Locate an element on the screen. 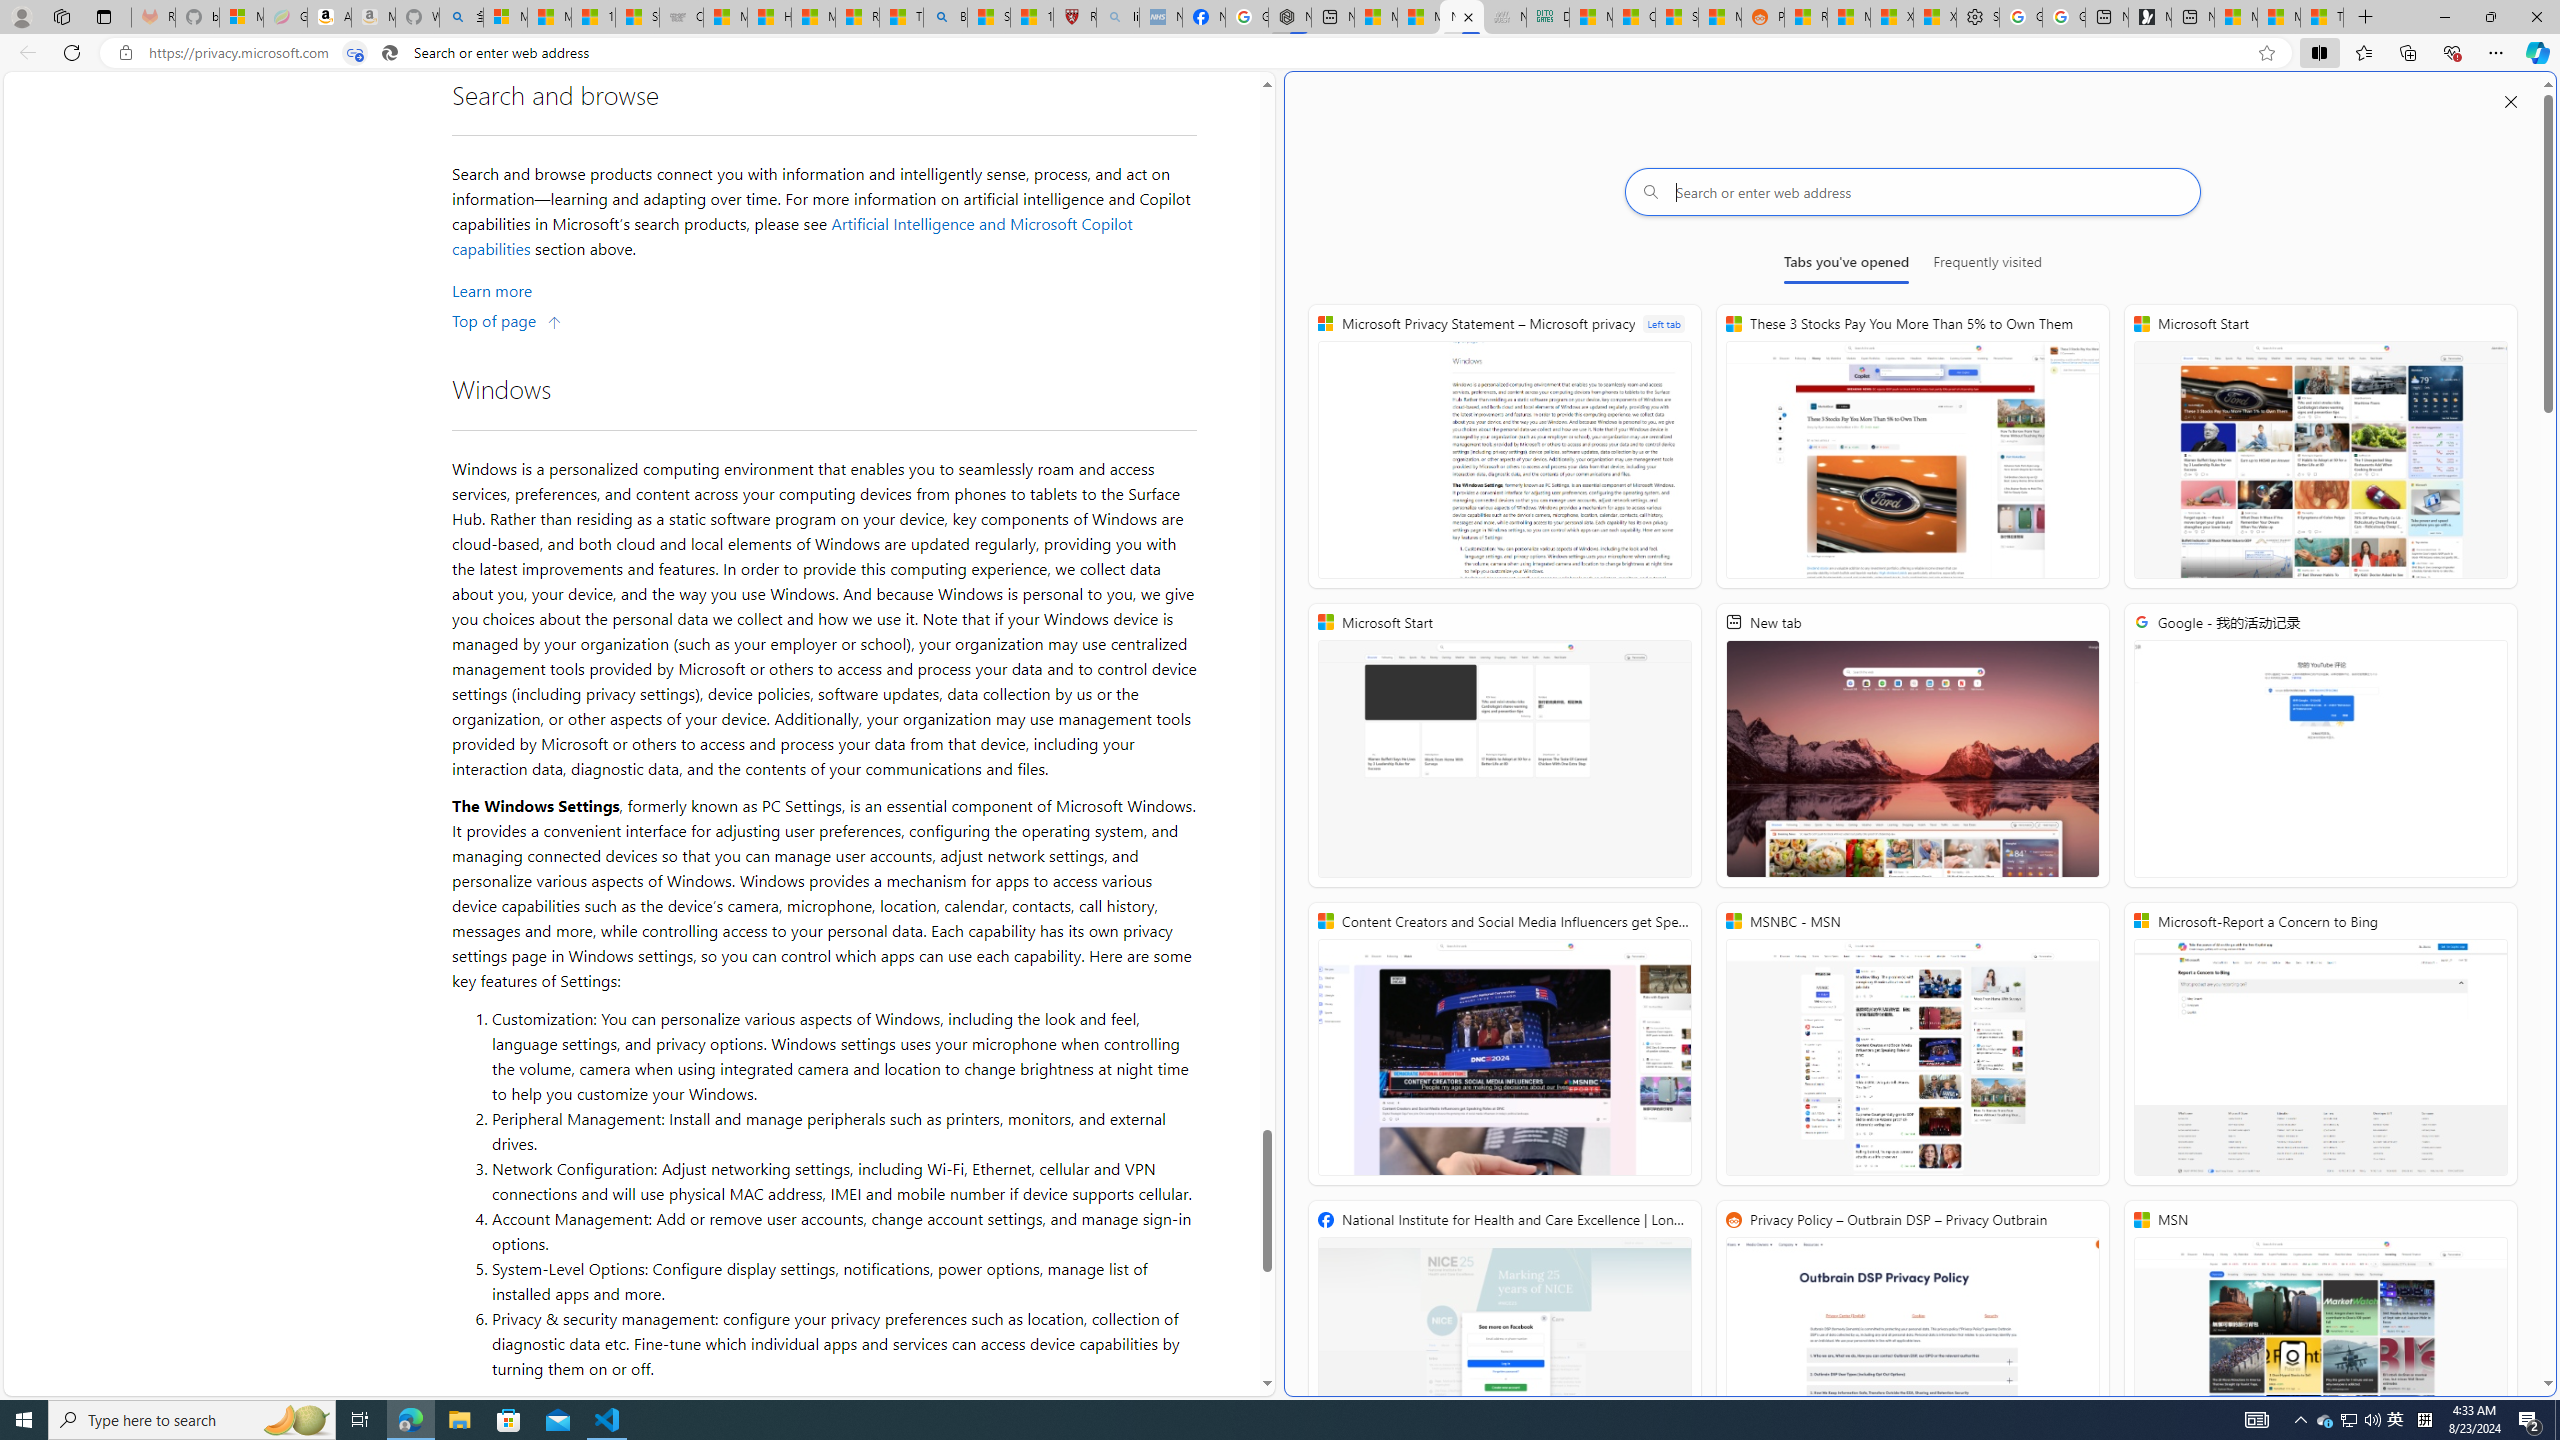  'Bing' is located at coordinates (943, 16).